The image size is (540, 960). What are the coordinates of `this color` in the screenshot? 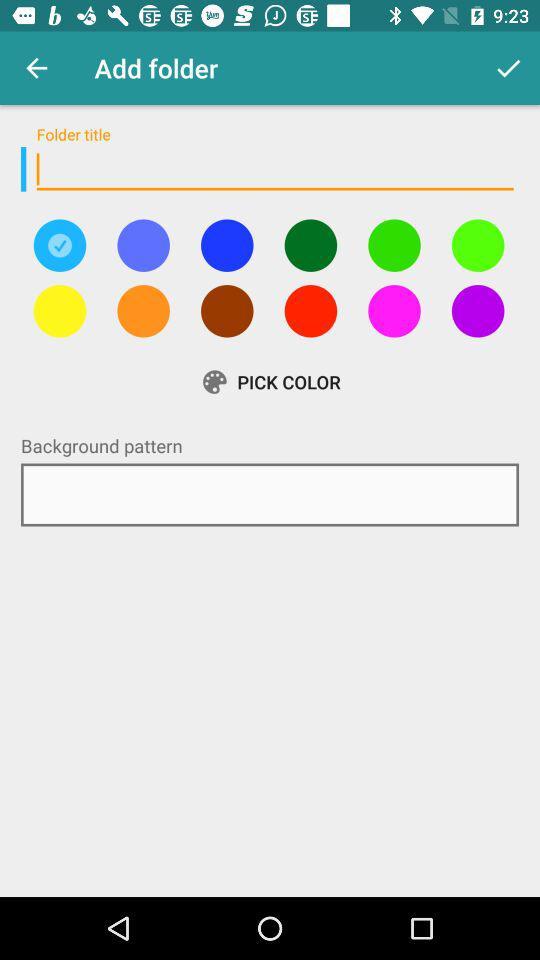 It's located at (142, 244).